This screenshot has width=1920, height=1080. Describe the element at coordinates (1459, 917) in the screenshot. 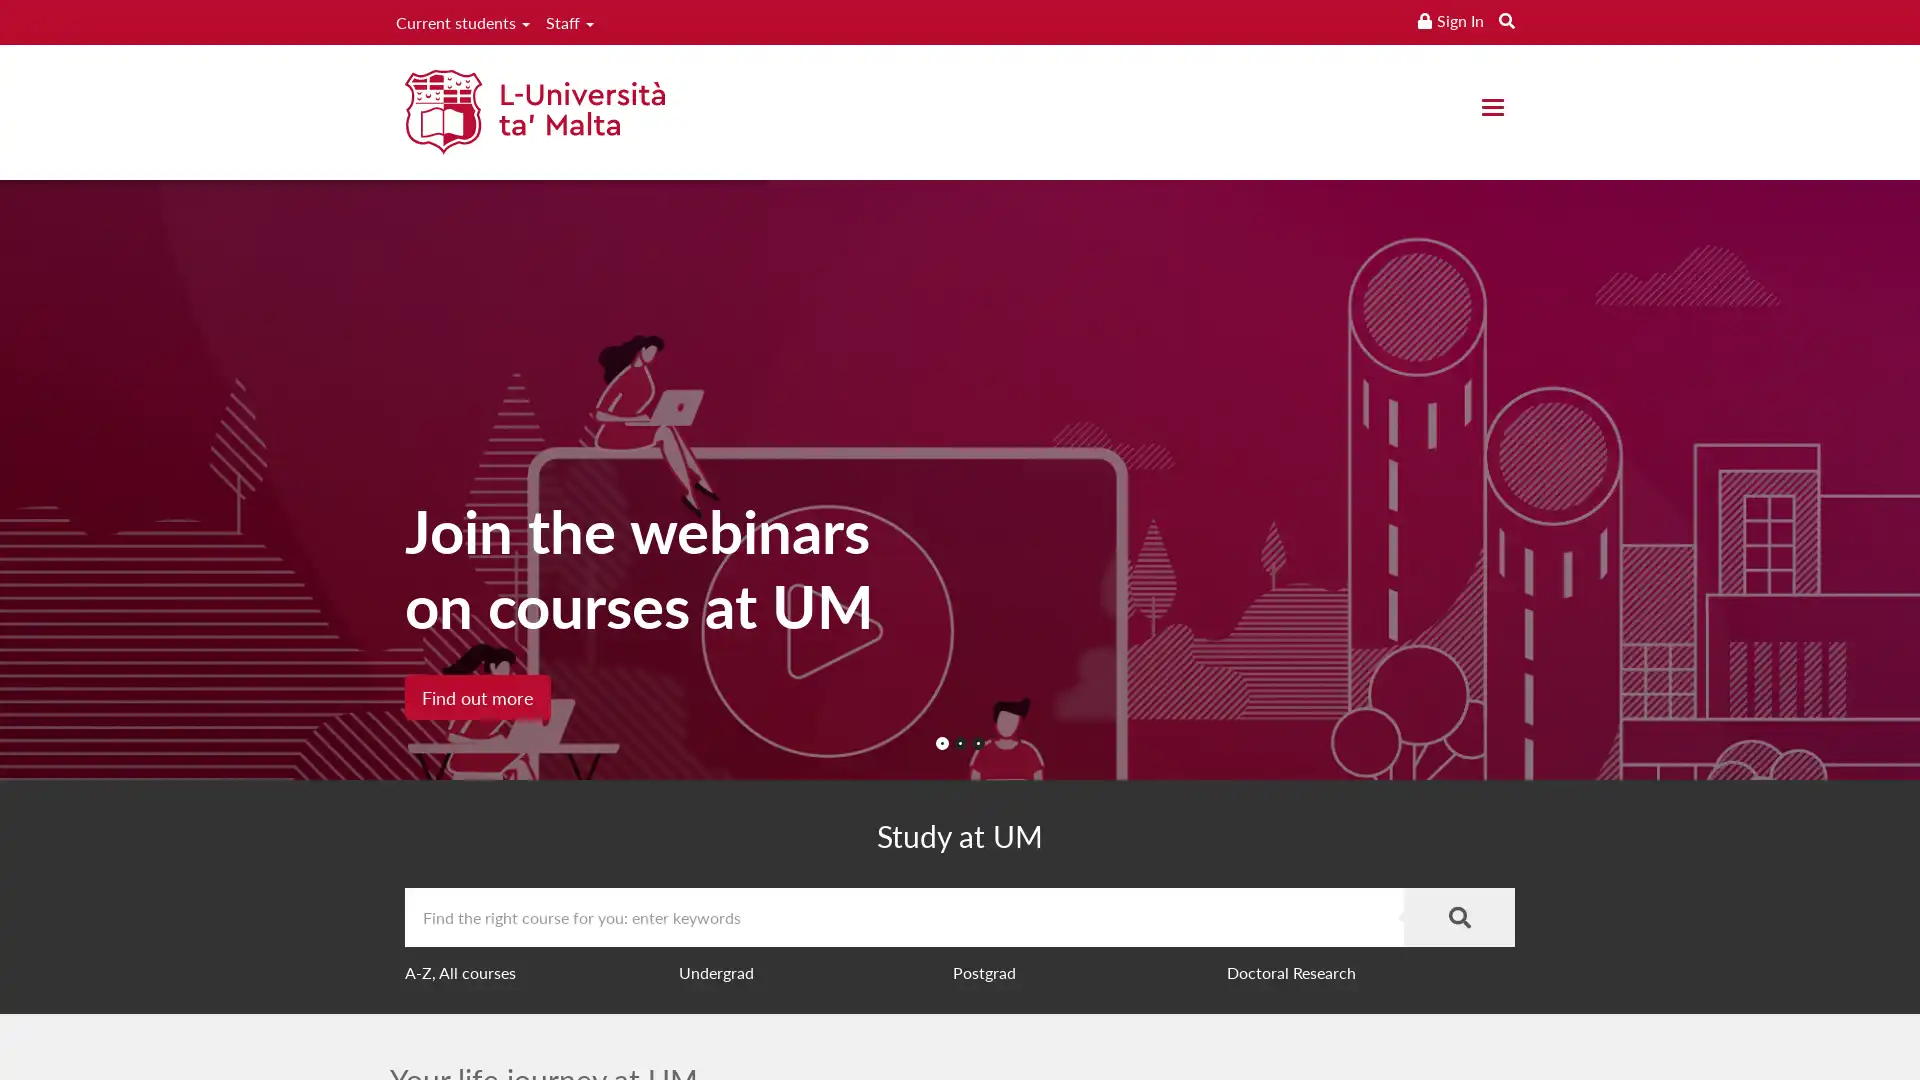

I see `Search for course` at that location.